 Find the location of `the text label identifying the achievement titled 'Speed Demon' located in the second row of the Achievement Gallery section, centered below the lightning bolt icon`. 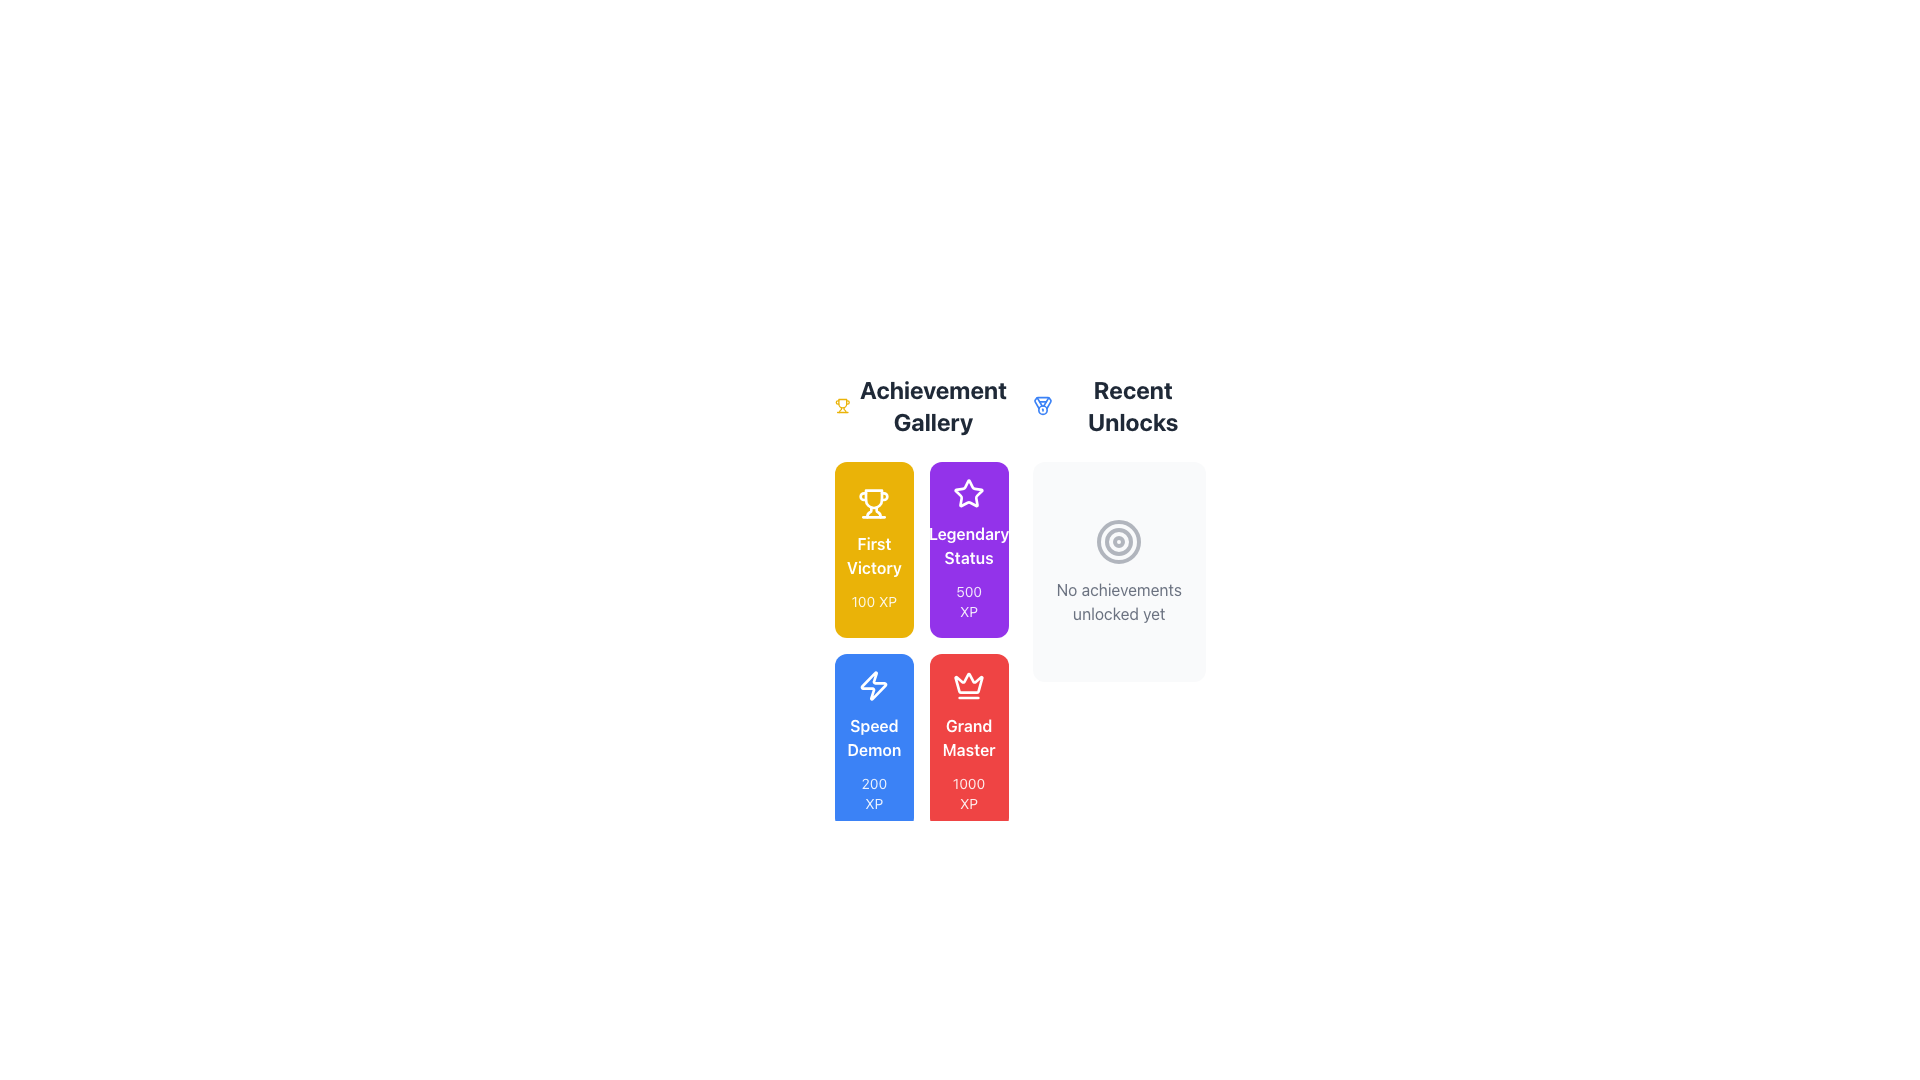

the text label identifying the achievement titled 'Speed Demon' located in the second row of the Achievement Gallery section, centered below the lightning bolt icon is located at coordinates (874, 737).